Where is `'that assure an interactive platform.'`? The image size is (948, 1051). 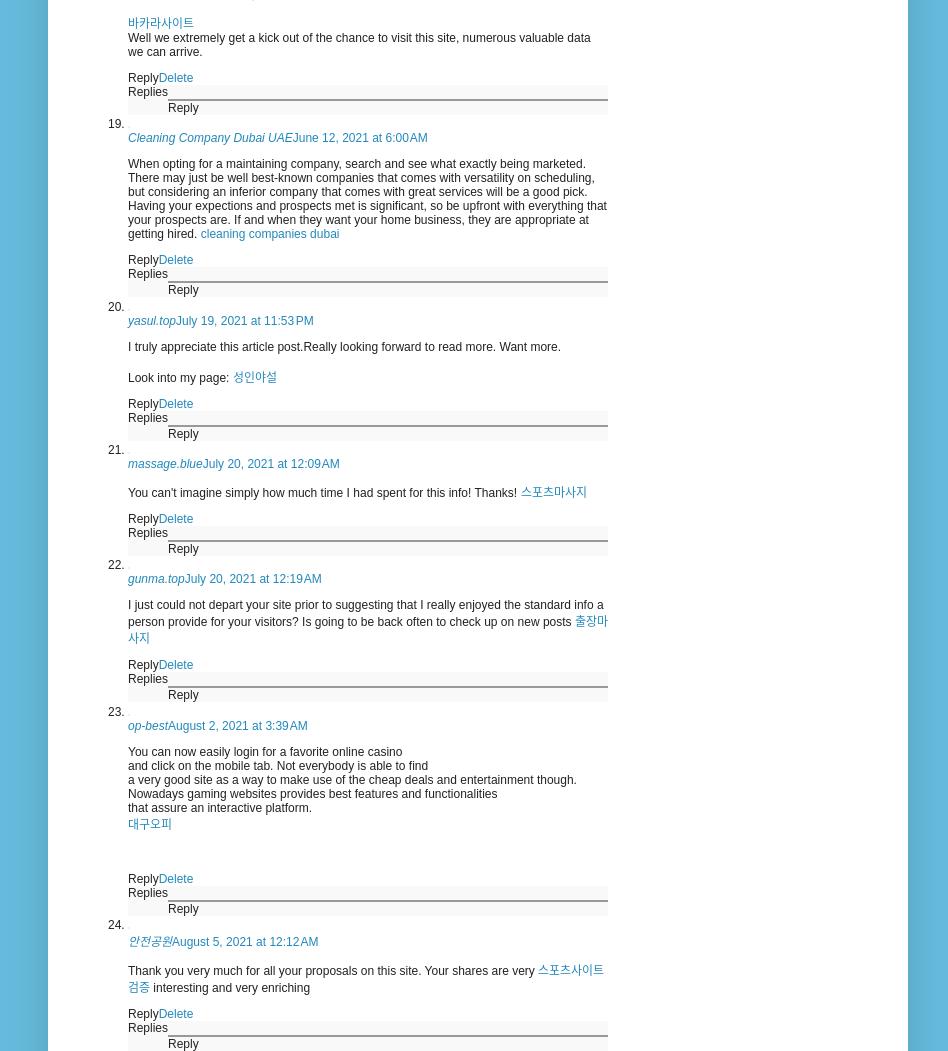
'that assure an interactive platform.' is located at coordinates (219, 805).